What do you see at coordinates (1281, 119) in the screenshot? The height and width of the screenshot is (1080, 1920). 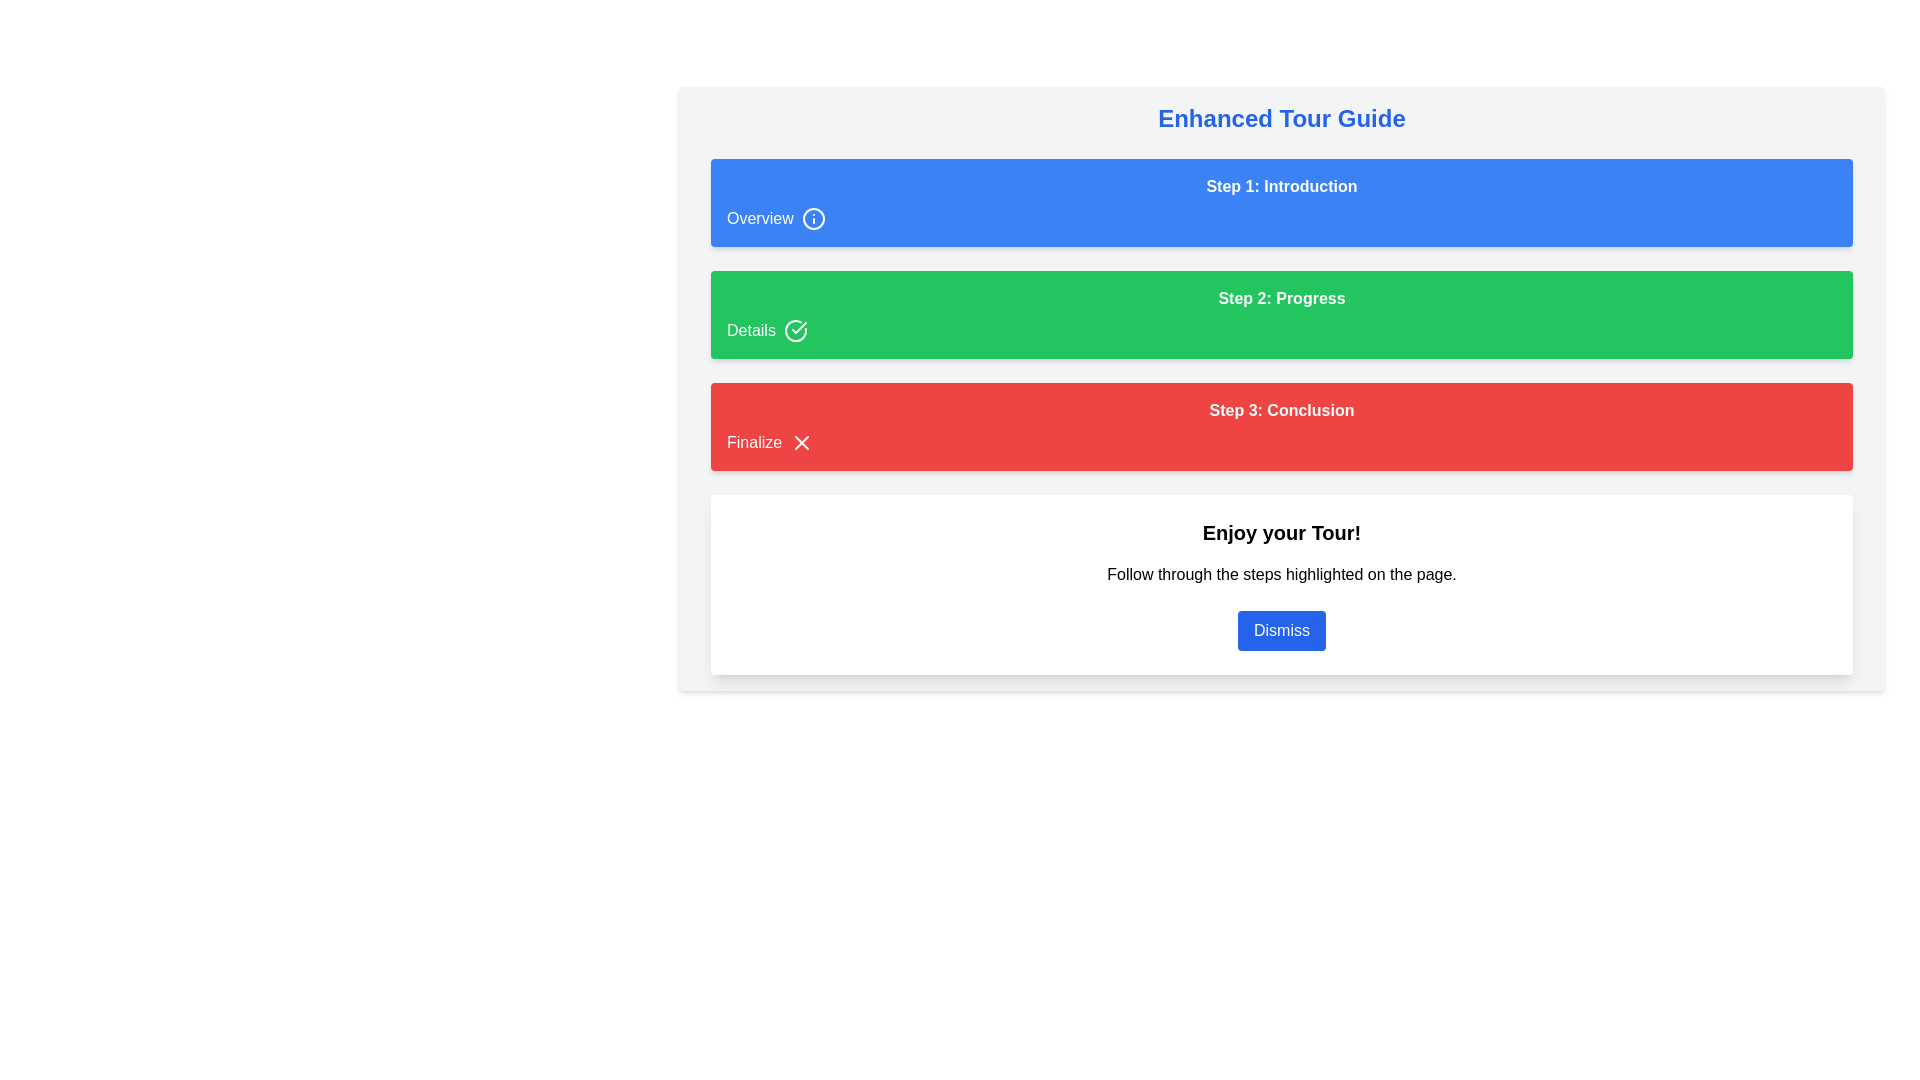 I see `the Text Label displaying 'Enhanced Tour Guide' at the top of the interface, which is styled in a large, bold blue font` at bounding box center [1281, 119].